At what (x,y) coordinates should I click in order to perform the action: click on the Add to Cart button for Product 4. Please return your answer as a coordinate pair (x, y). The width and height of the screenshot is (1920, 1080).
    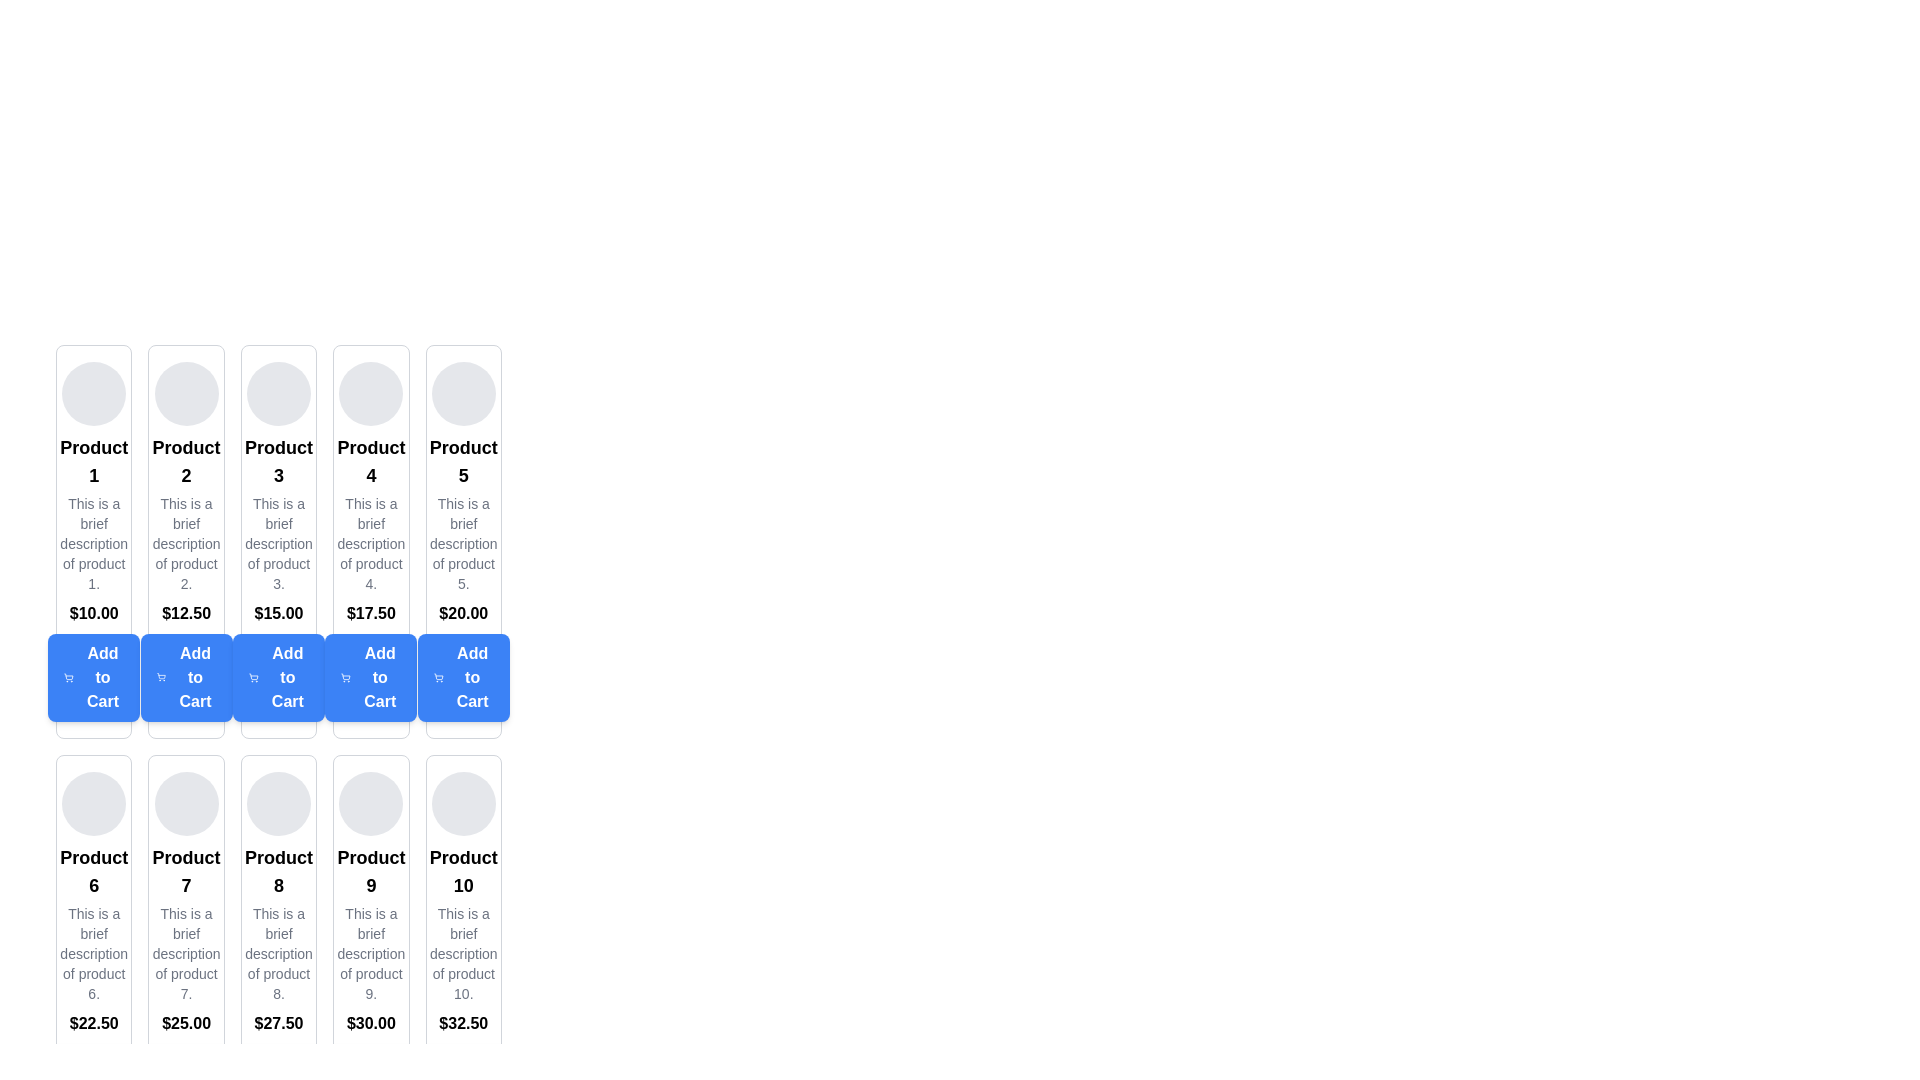
    Looking at the image, I should click on (346, 677).